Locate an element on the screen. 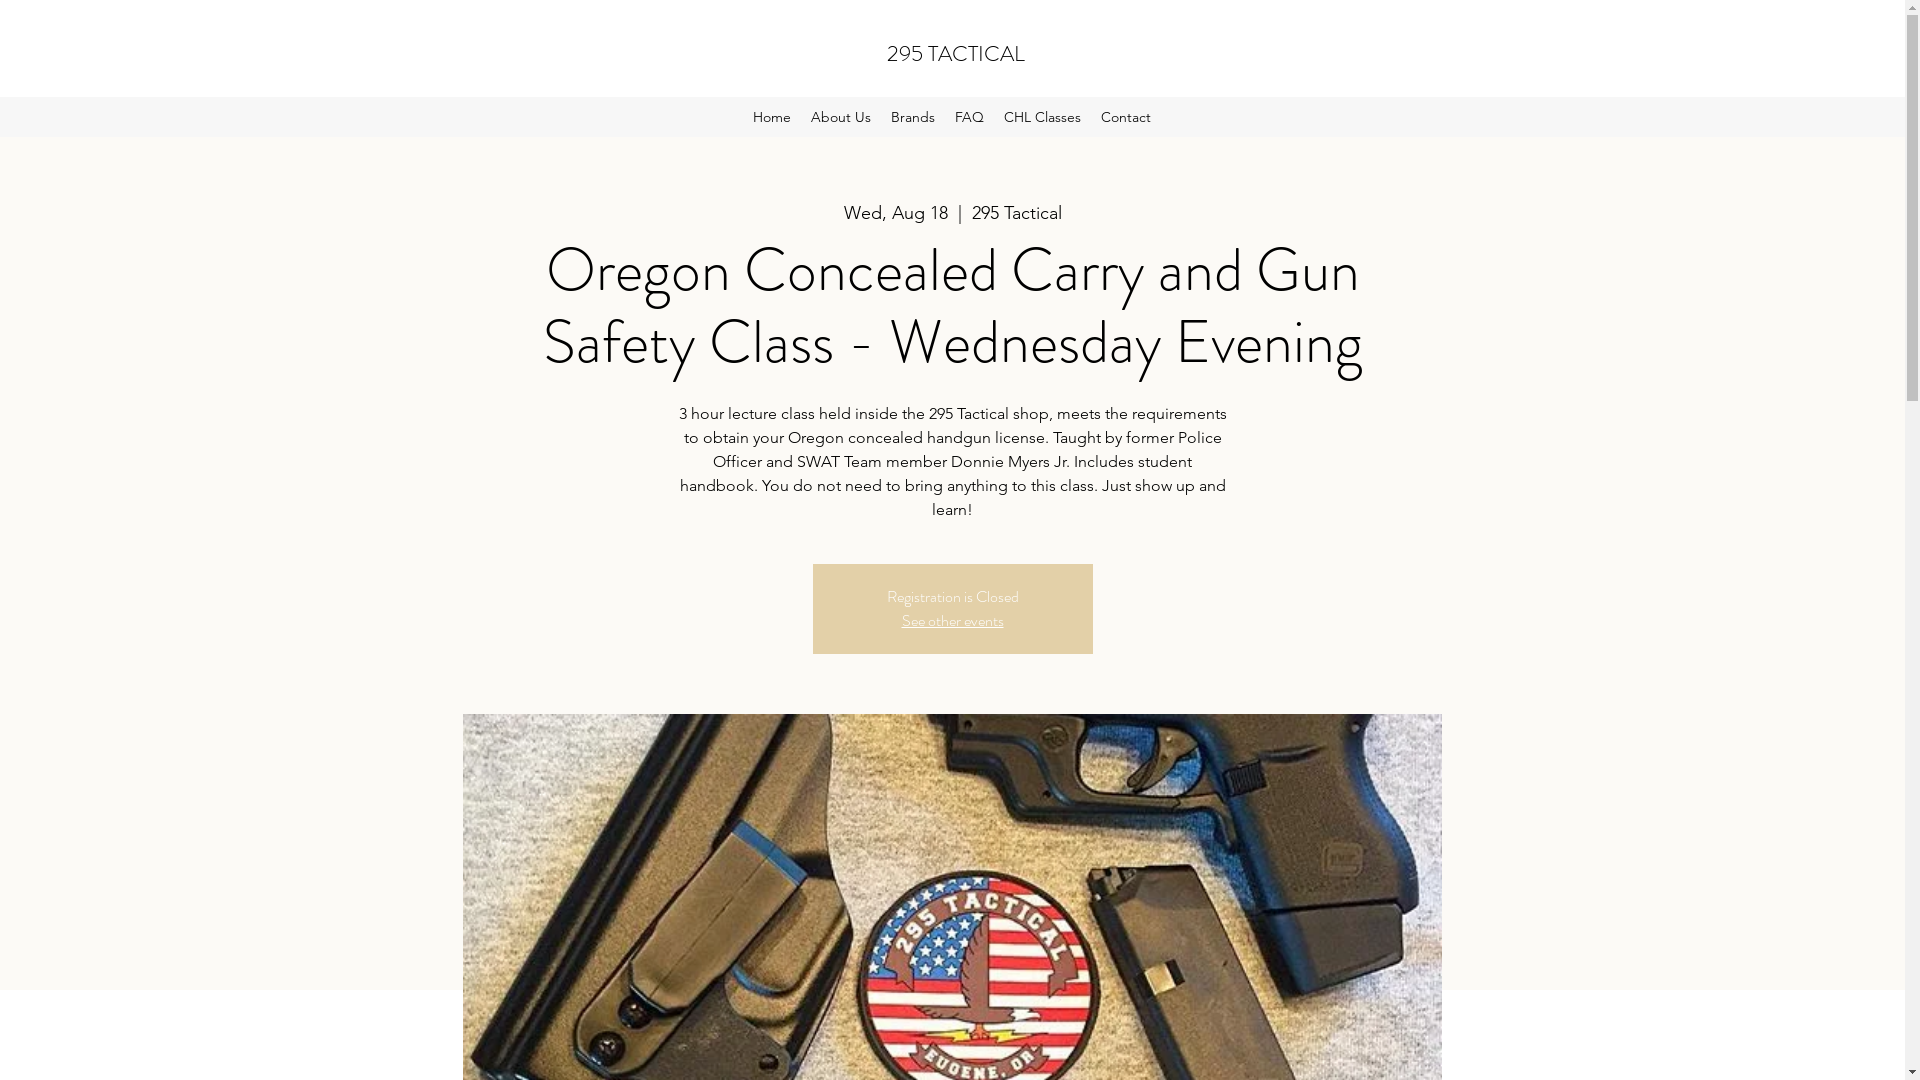  'About Us' is located at coordinates (801, 116).